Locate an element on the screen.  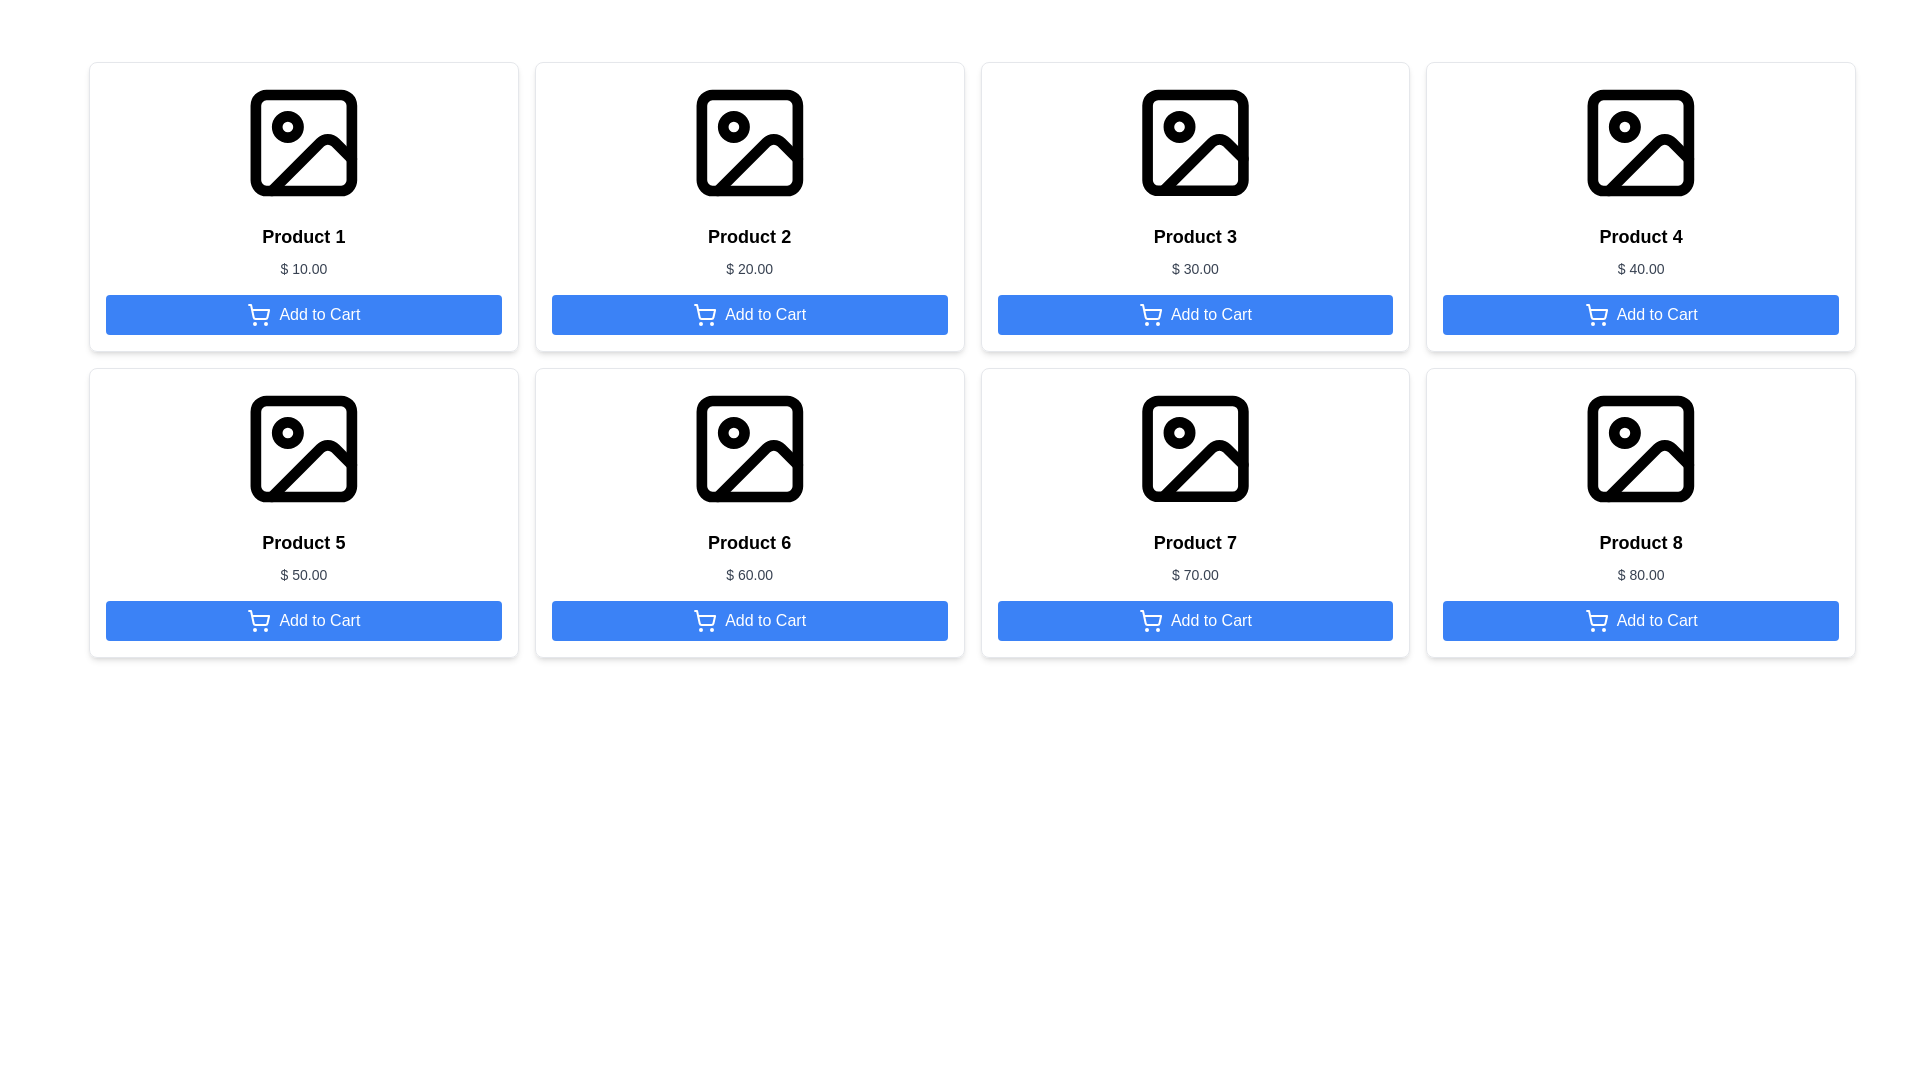
the button labeled 'Product 4' at the bottom of its product card is located at coordinates (1641, 315).